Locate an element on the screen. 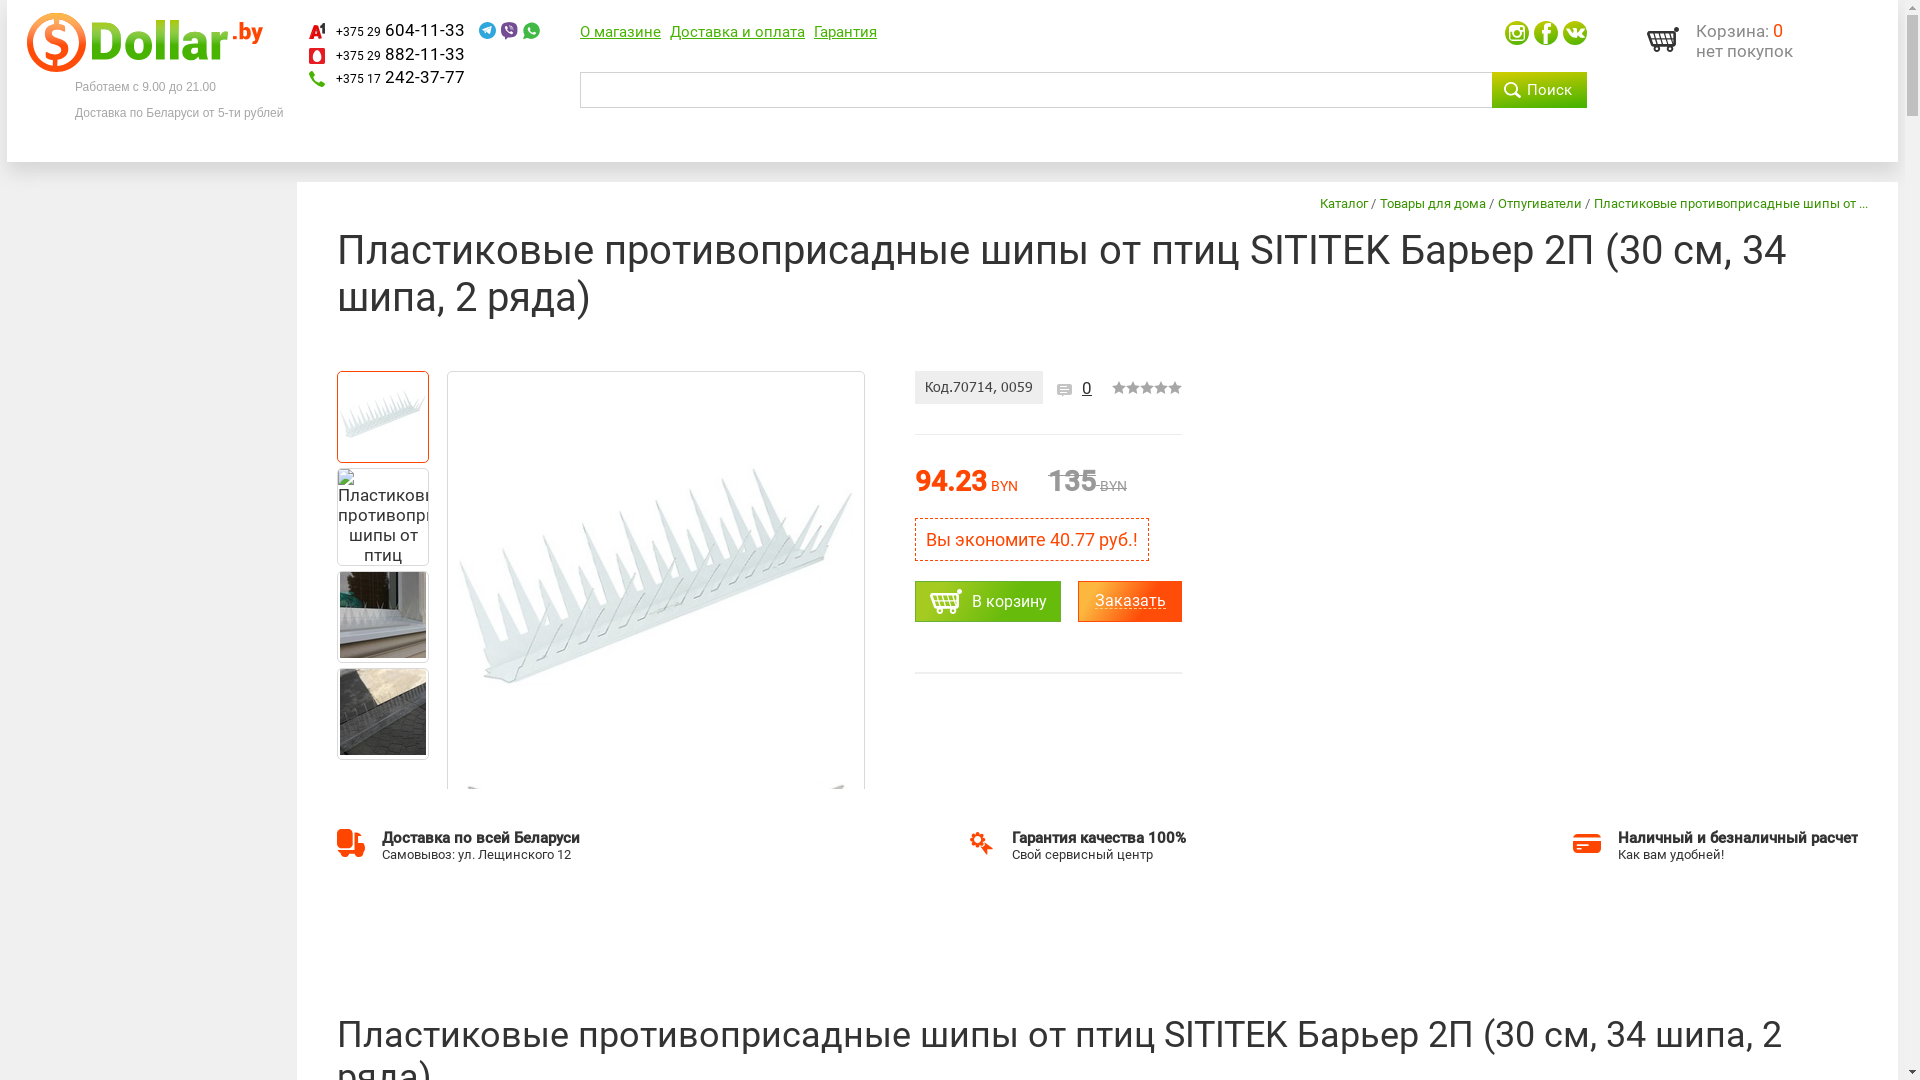 The height and width of the screenshot is (1080, 1920). '0' is located at coordinates (1085, 388).